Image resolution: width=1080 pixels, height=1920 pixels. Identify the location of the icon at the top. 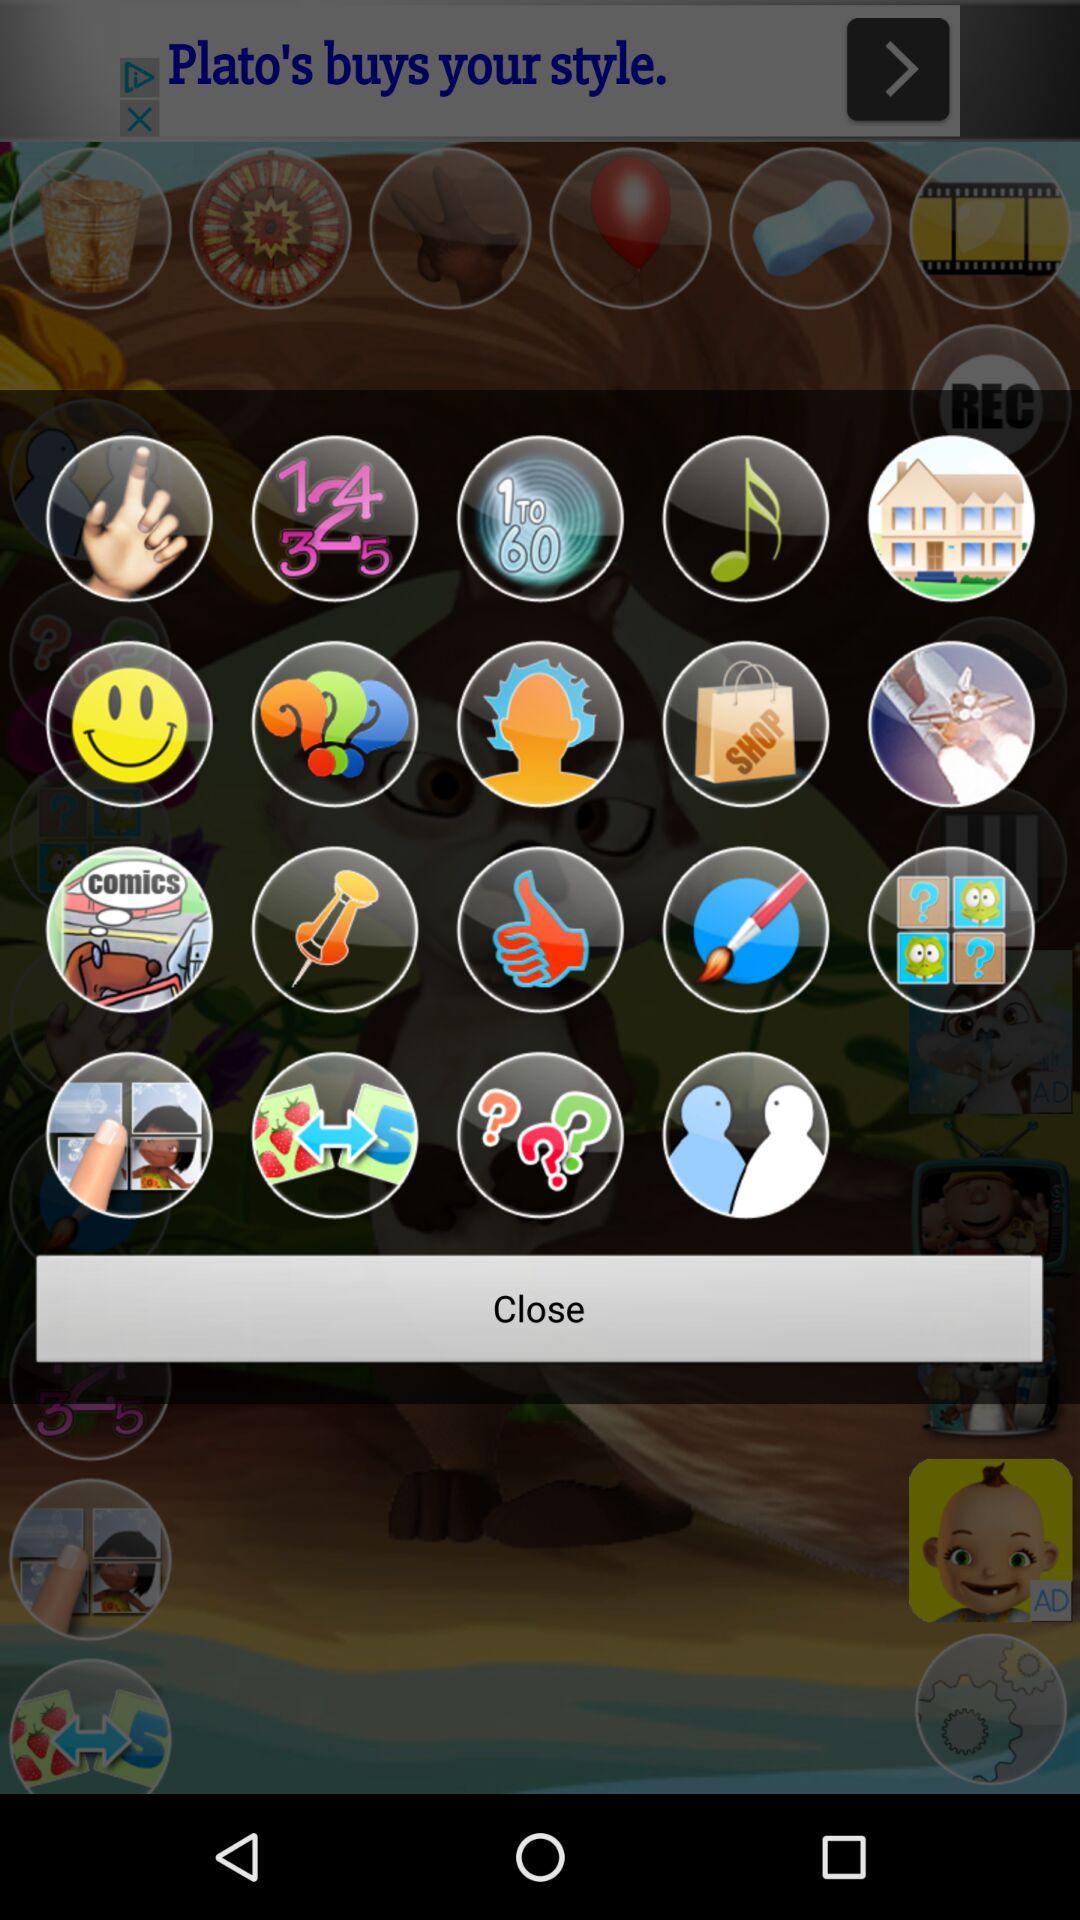
(540, 518).